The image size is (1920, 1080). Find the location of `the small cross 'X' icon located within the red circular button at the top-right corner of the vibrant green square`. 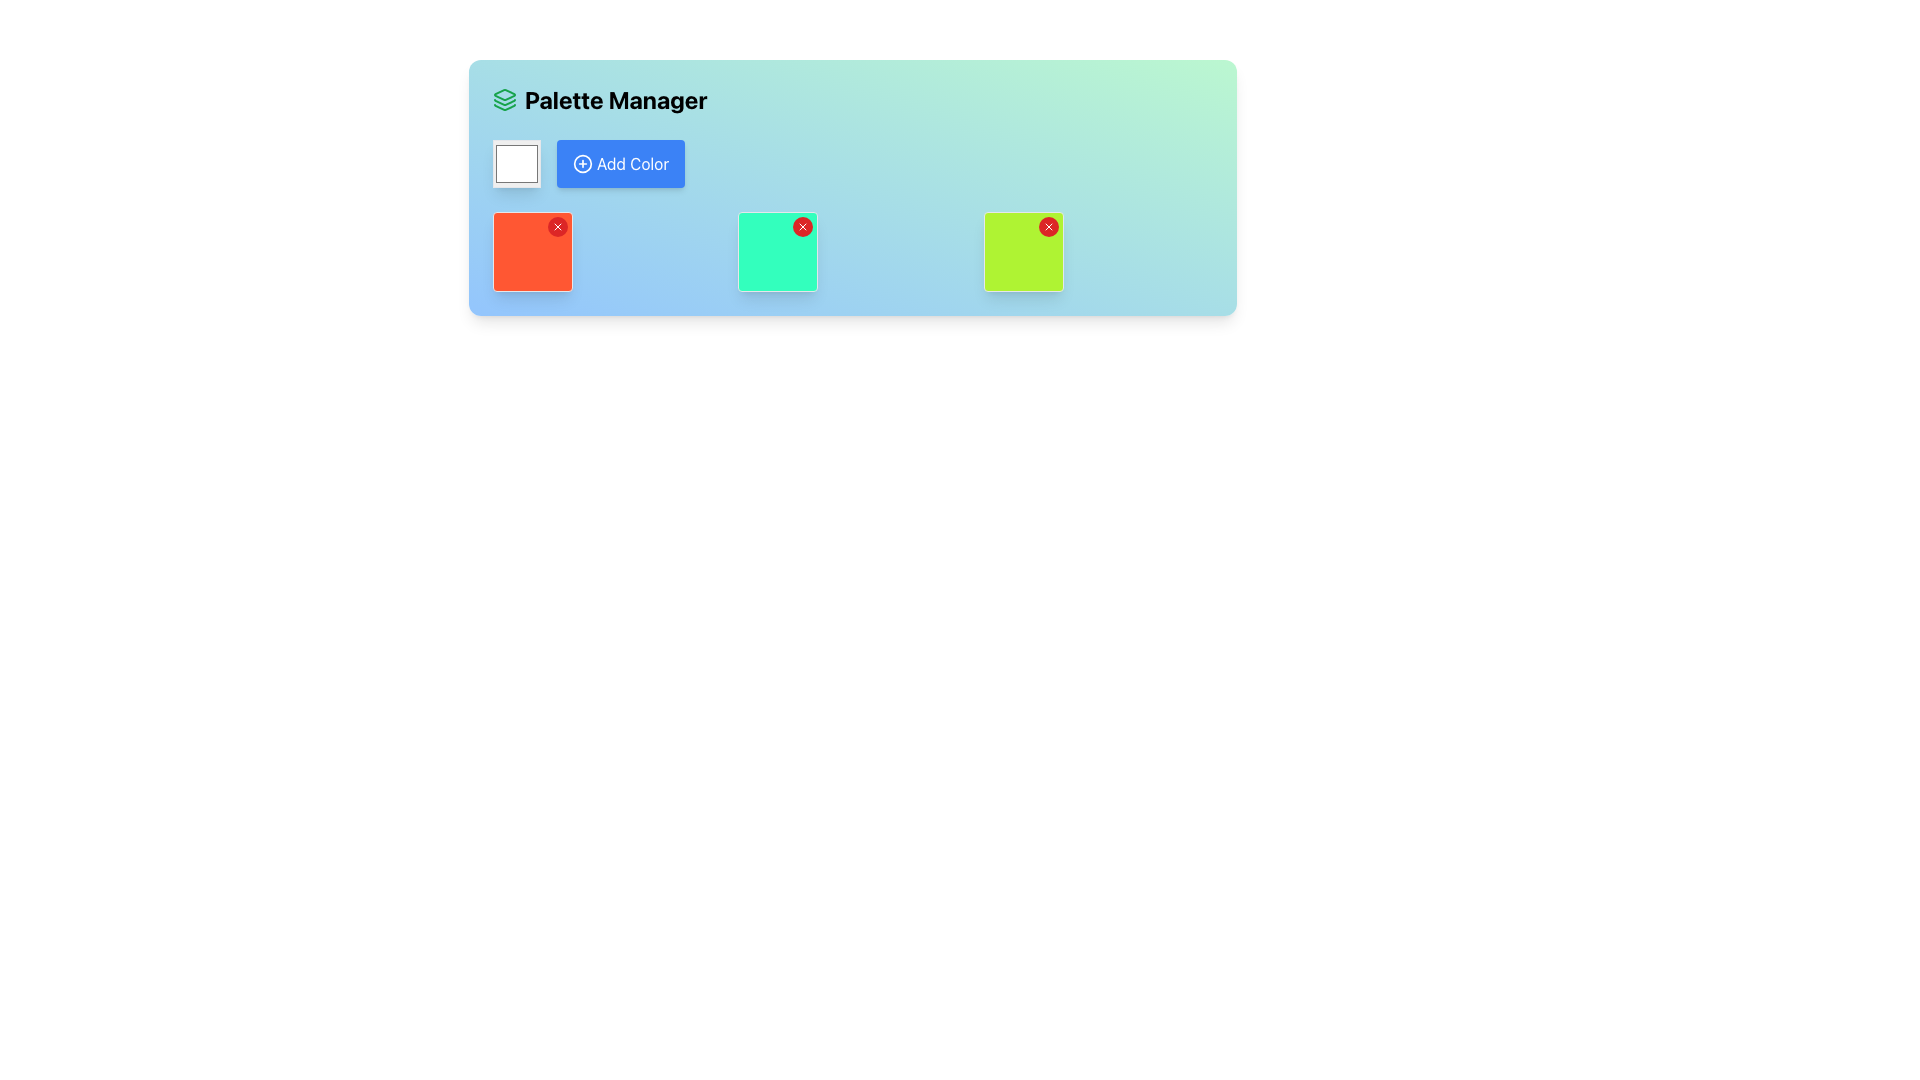

the small cross 'X' icon located within the red circular button at the top-right corner of the vibrant green square is located at coordinates (1047, 226).